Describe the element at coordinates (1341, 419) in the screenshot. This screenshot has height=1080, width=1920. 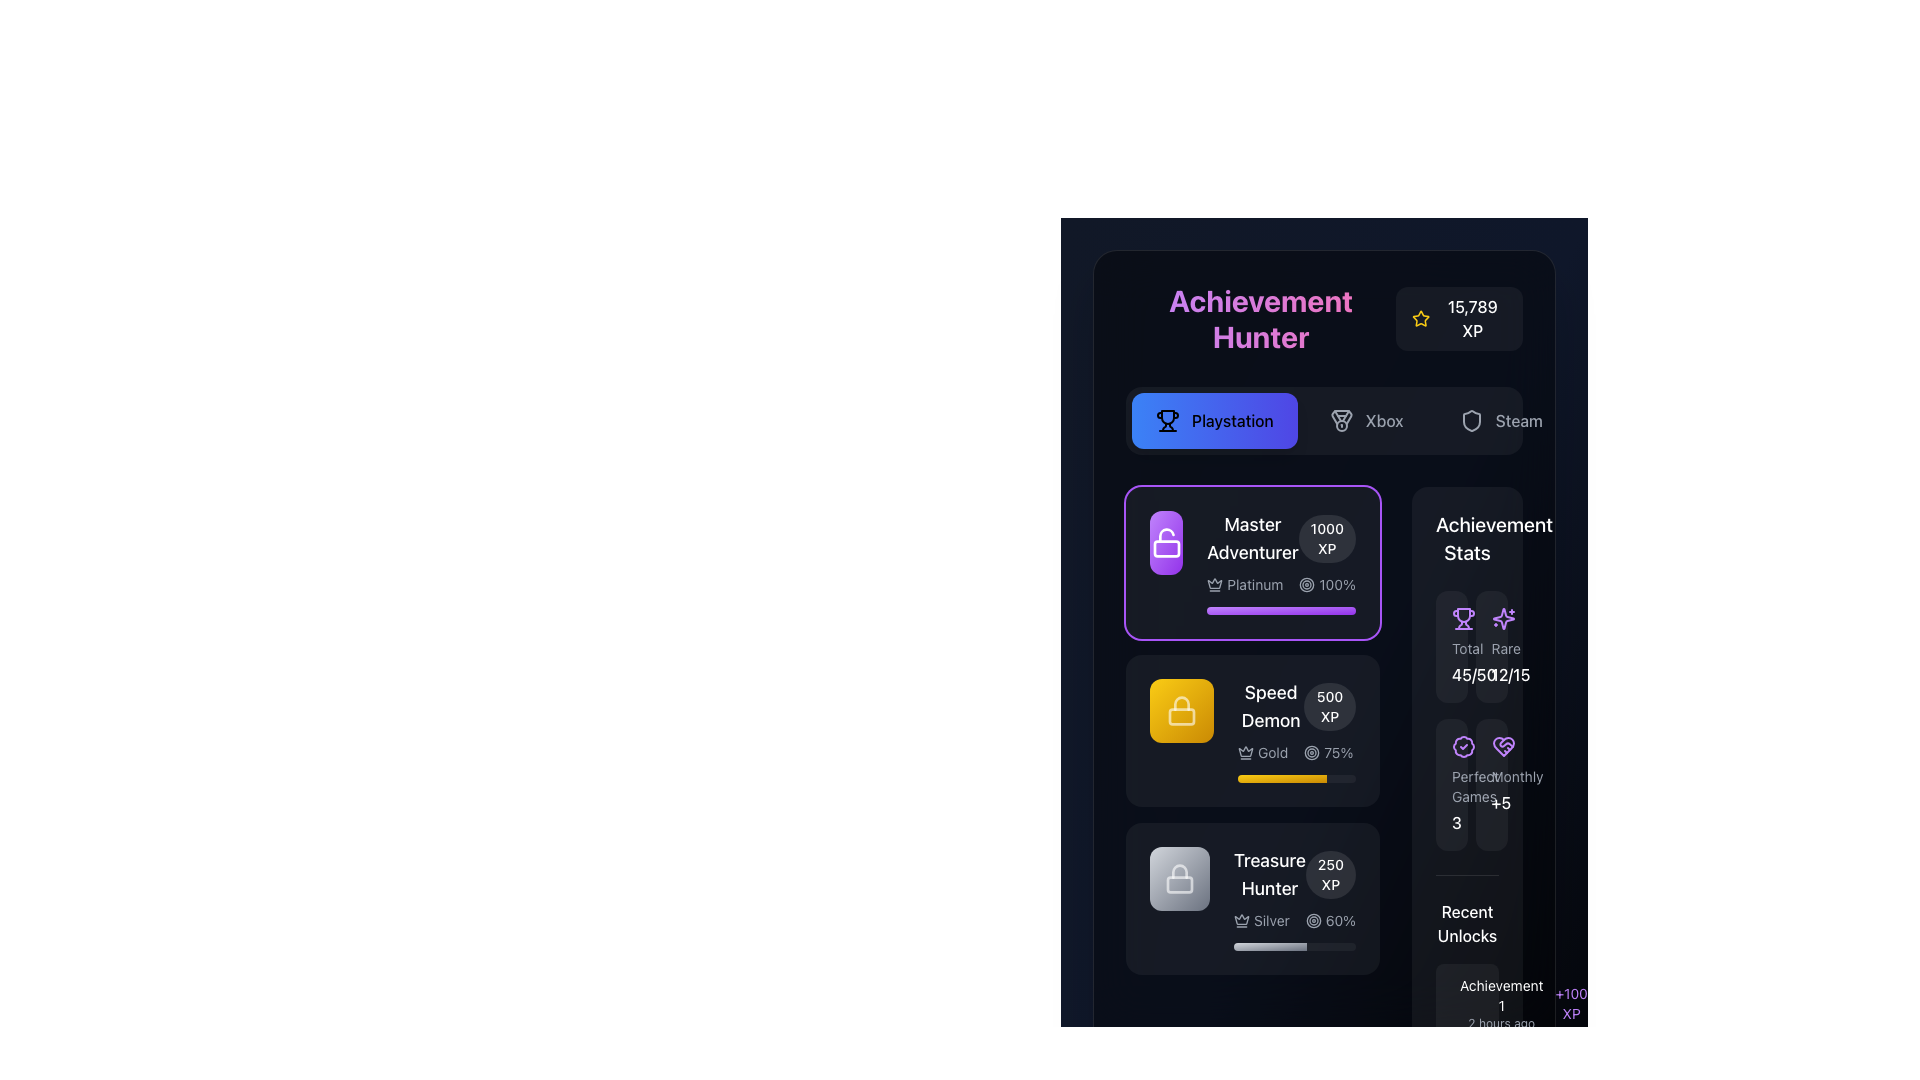
I see `the achievement or medal icon located in the horizontal navigation bar, positioned to the immediate left of the 'Xbox' text label` at that location.